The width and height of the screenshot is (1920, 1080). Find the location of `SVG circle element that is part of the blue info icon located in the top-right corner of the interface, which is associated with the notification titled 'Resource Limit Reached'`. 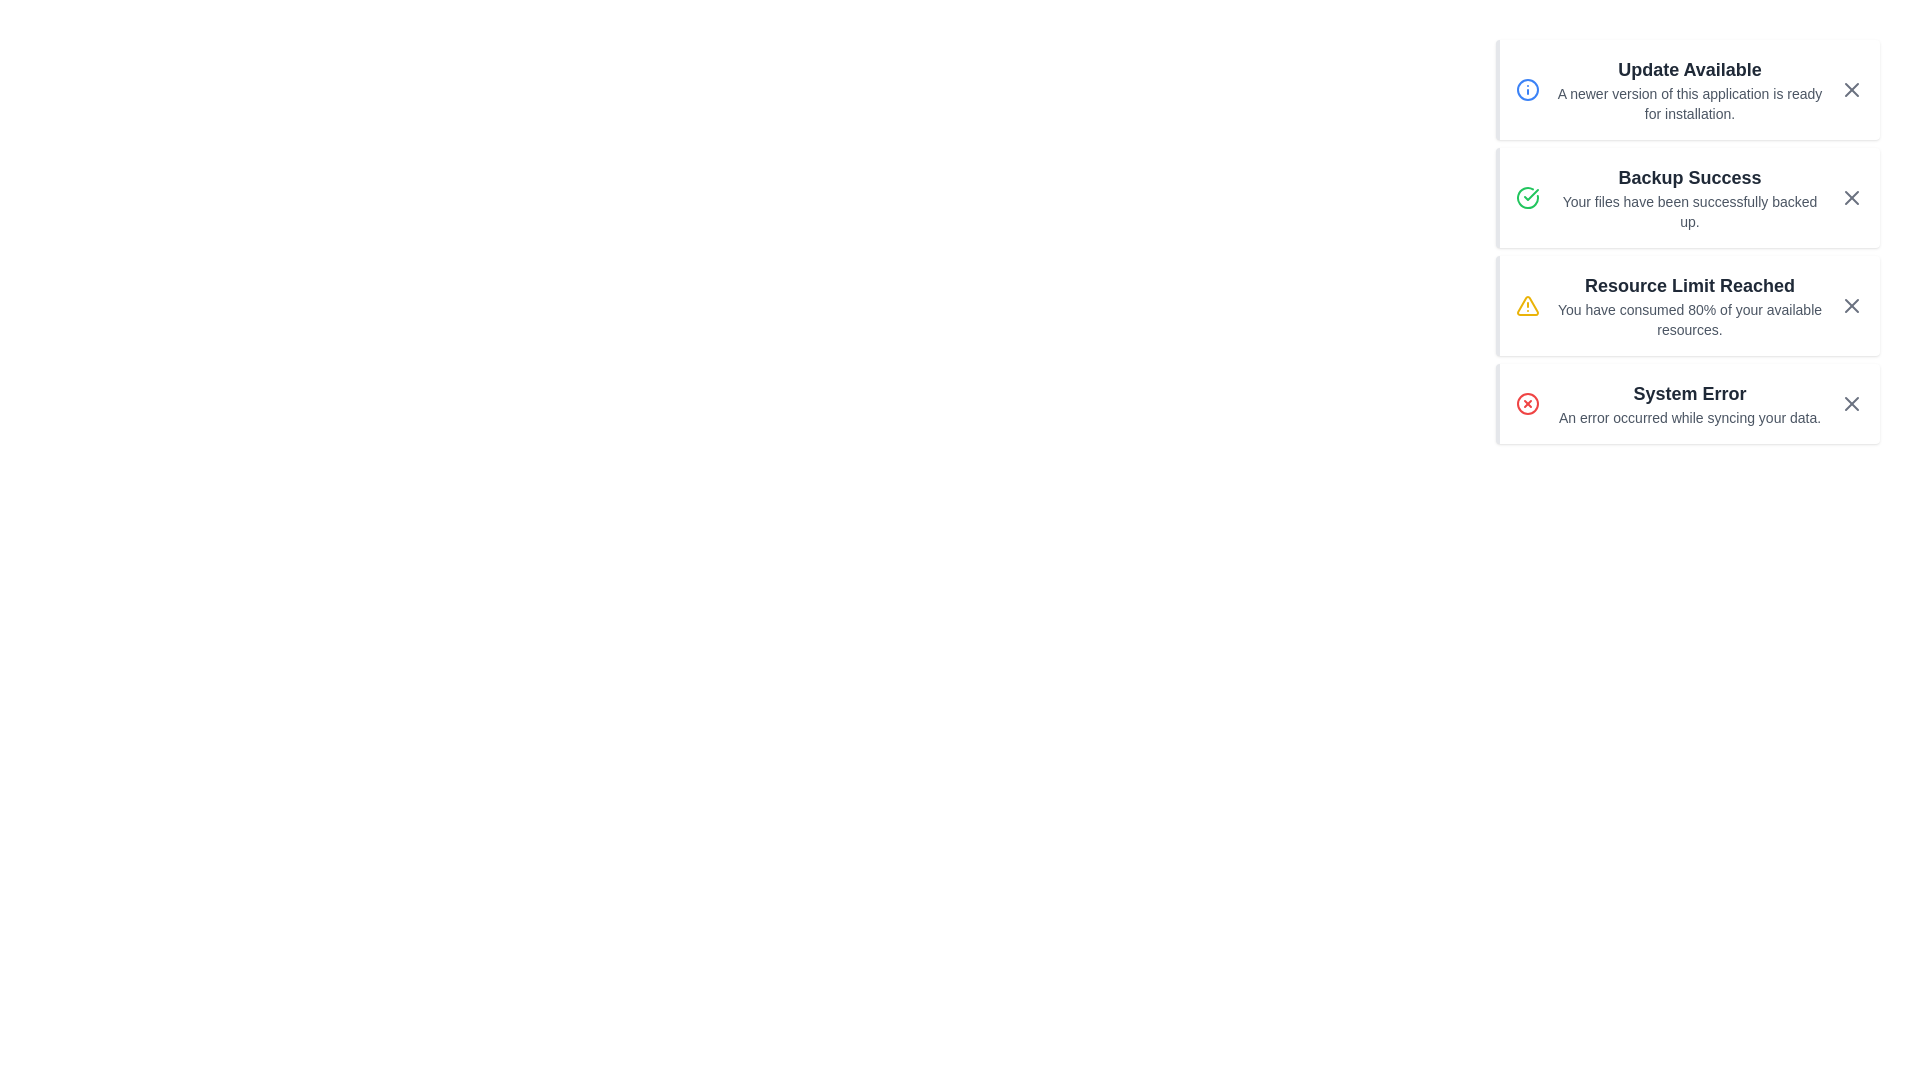

SVG circle element that is part of the blue info icon located in the top-right corner of the interface, which is associated with the notification titled 'Resource Limit Reached' is located at coordinates (1526, 88).